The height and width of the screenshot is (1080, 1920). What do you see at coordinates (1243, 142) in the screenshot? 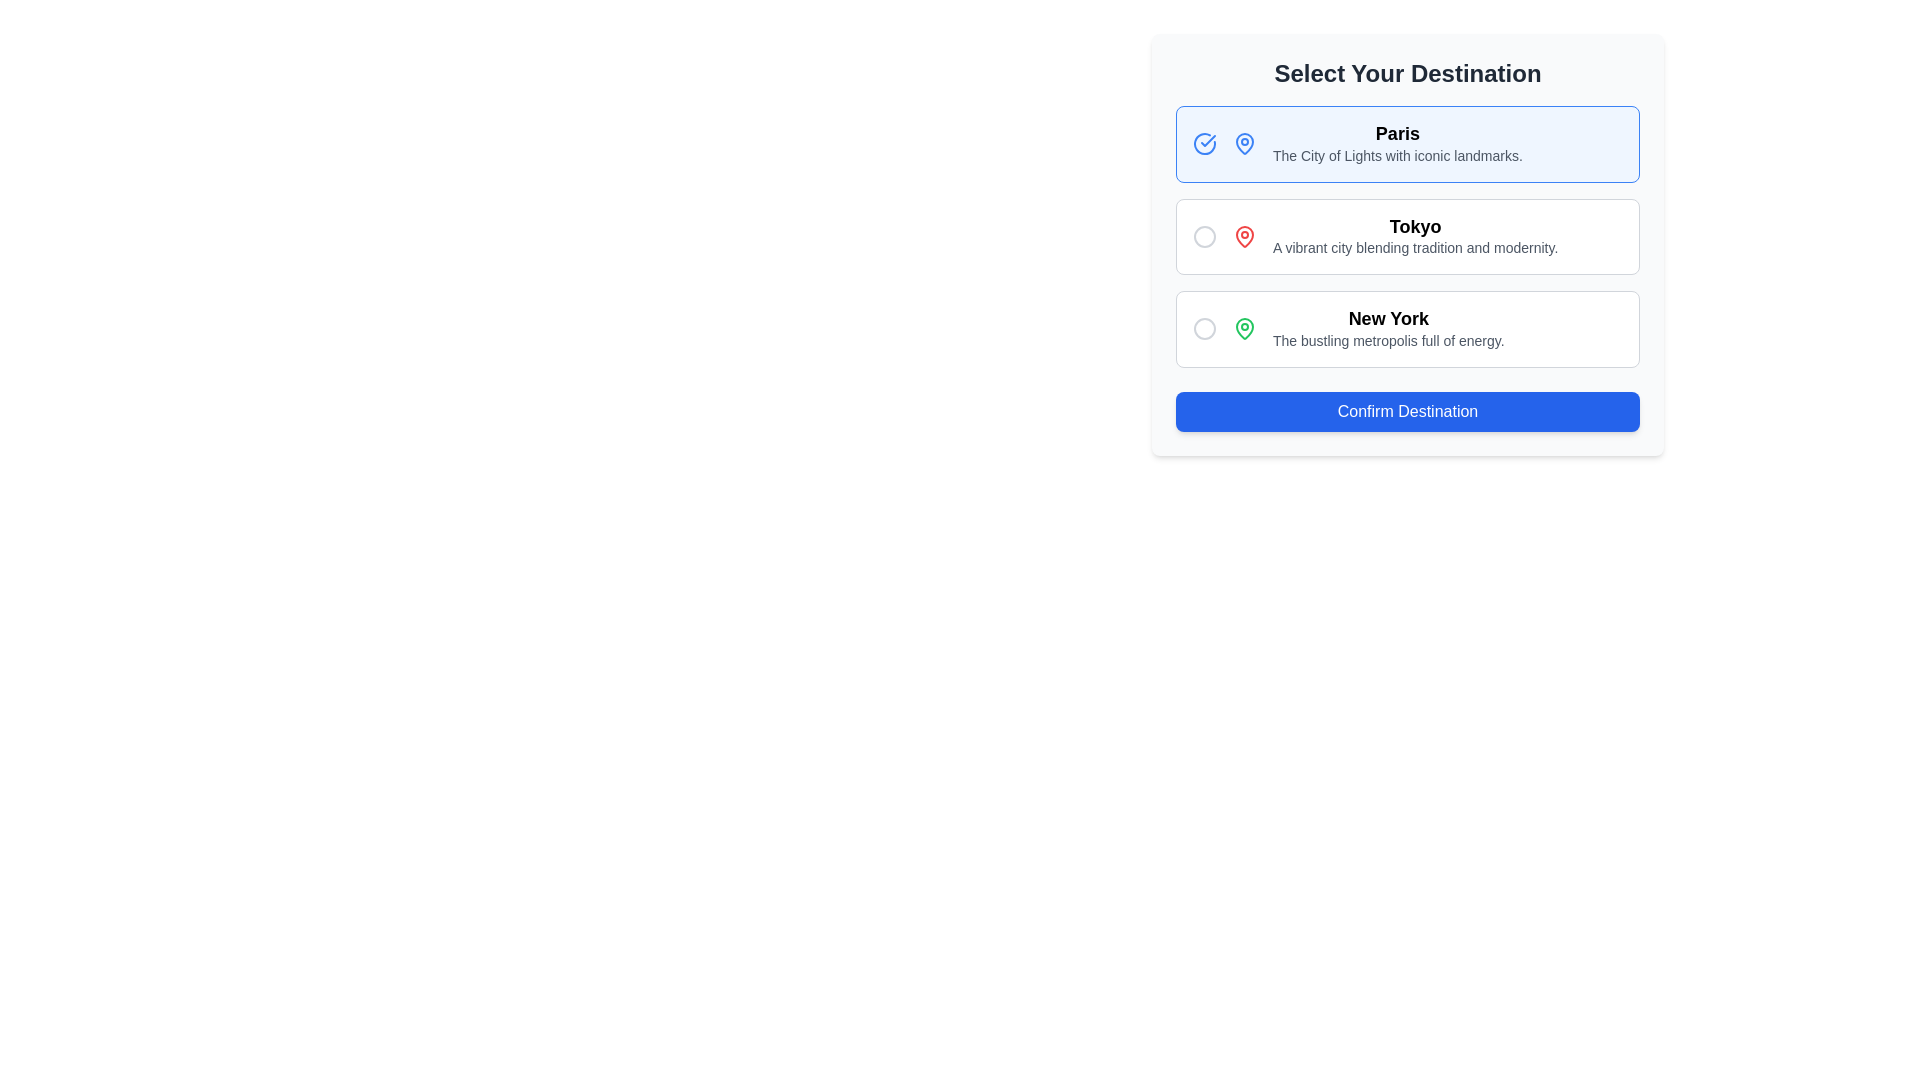
I see `the blue stylized map pin icon located next to the destination title 'Paris' in the 'Select Your Destination' interface` at bounding box center [1243, 142].